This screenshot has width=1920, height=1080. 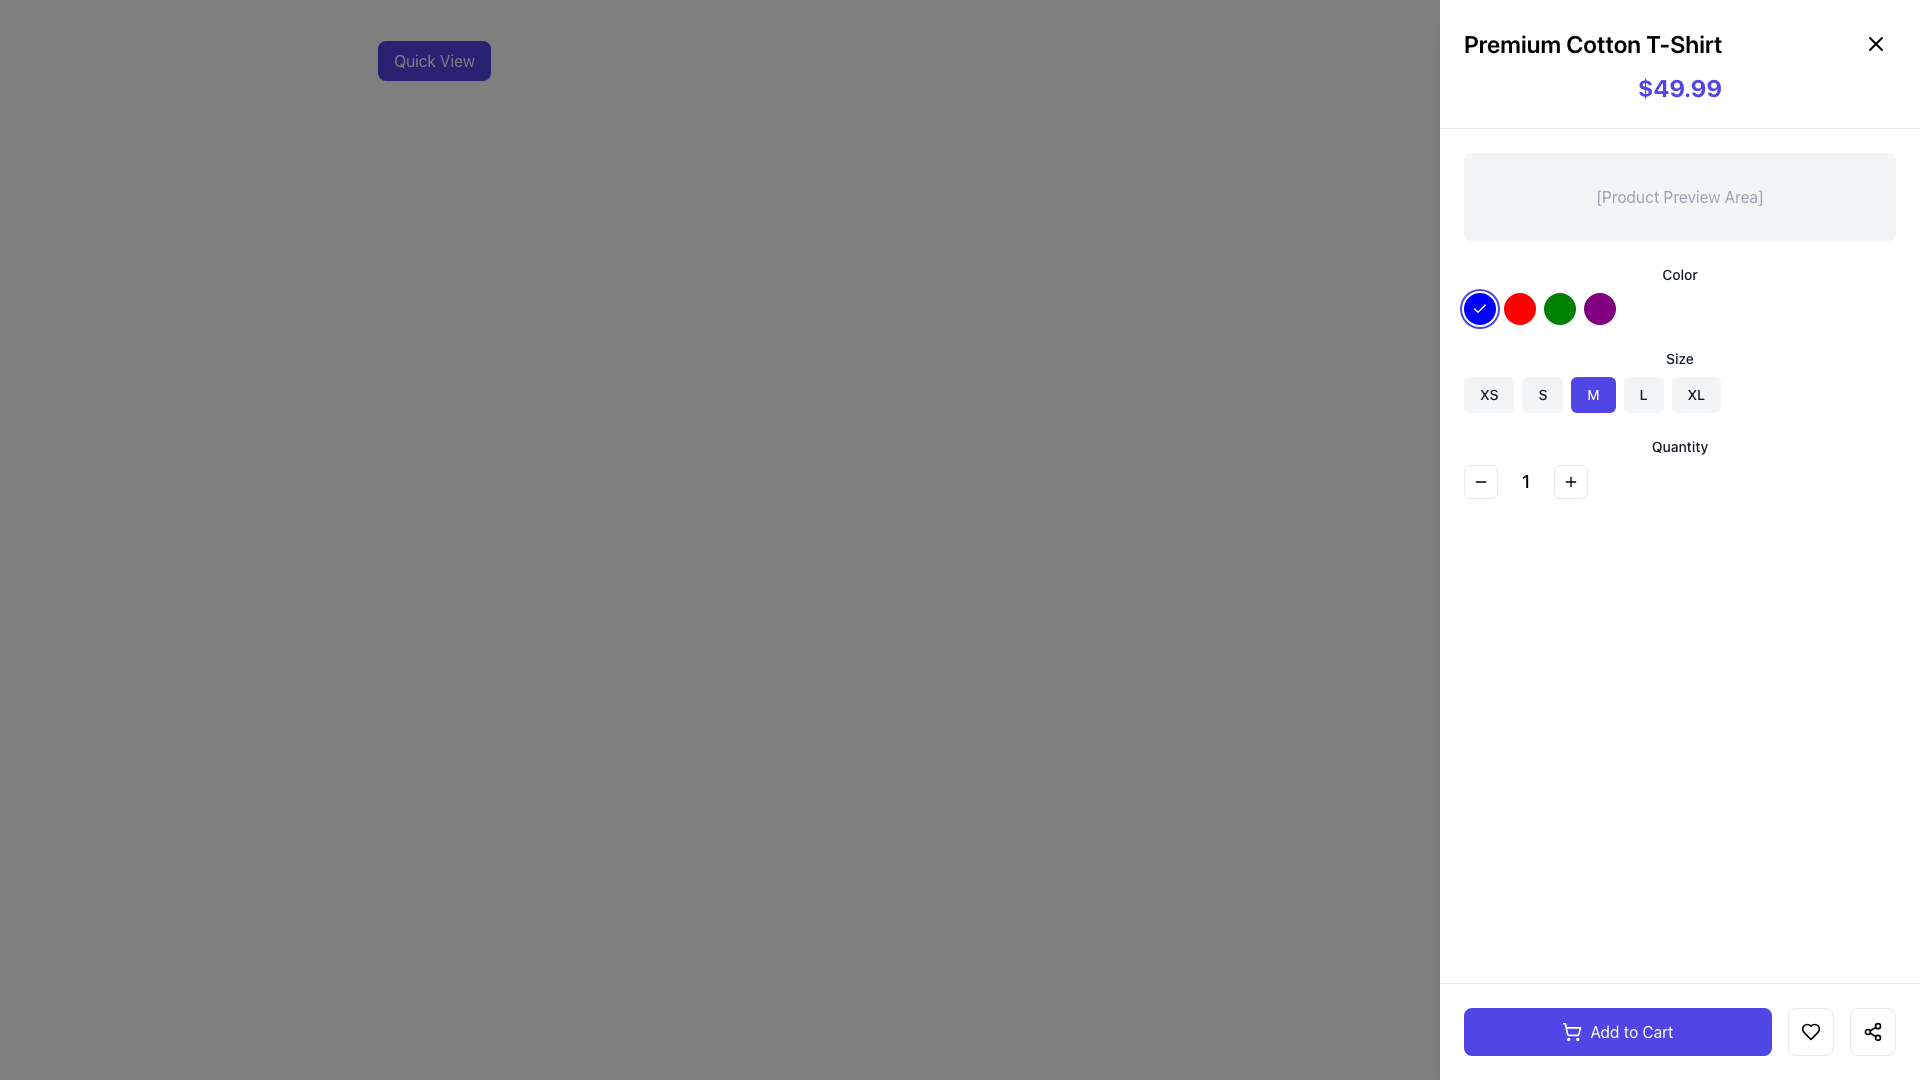 I want to click on the small square button with rounded corners featuring a centered horizontal line icon (-) to decrement the value in the quantity selector interface, so click(x=1481, y=482).